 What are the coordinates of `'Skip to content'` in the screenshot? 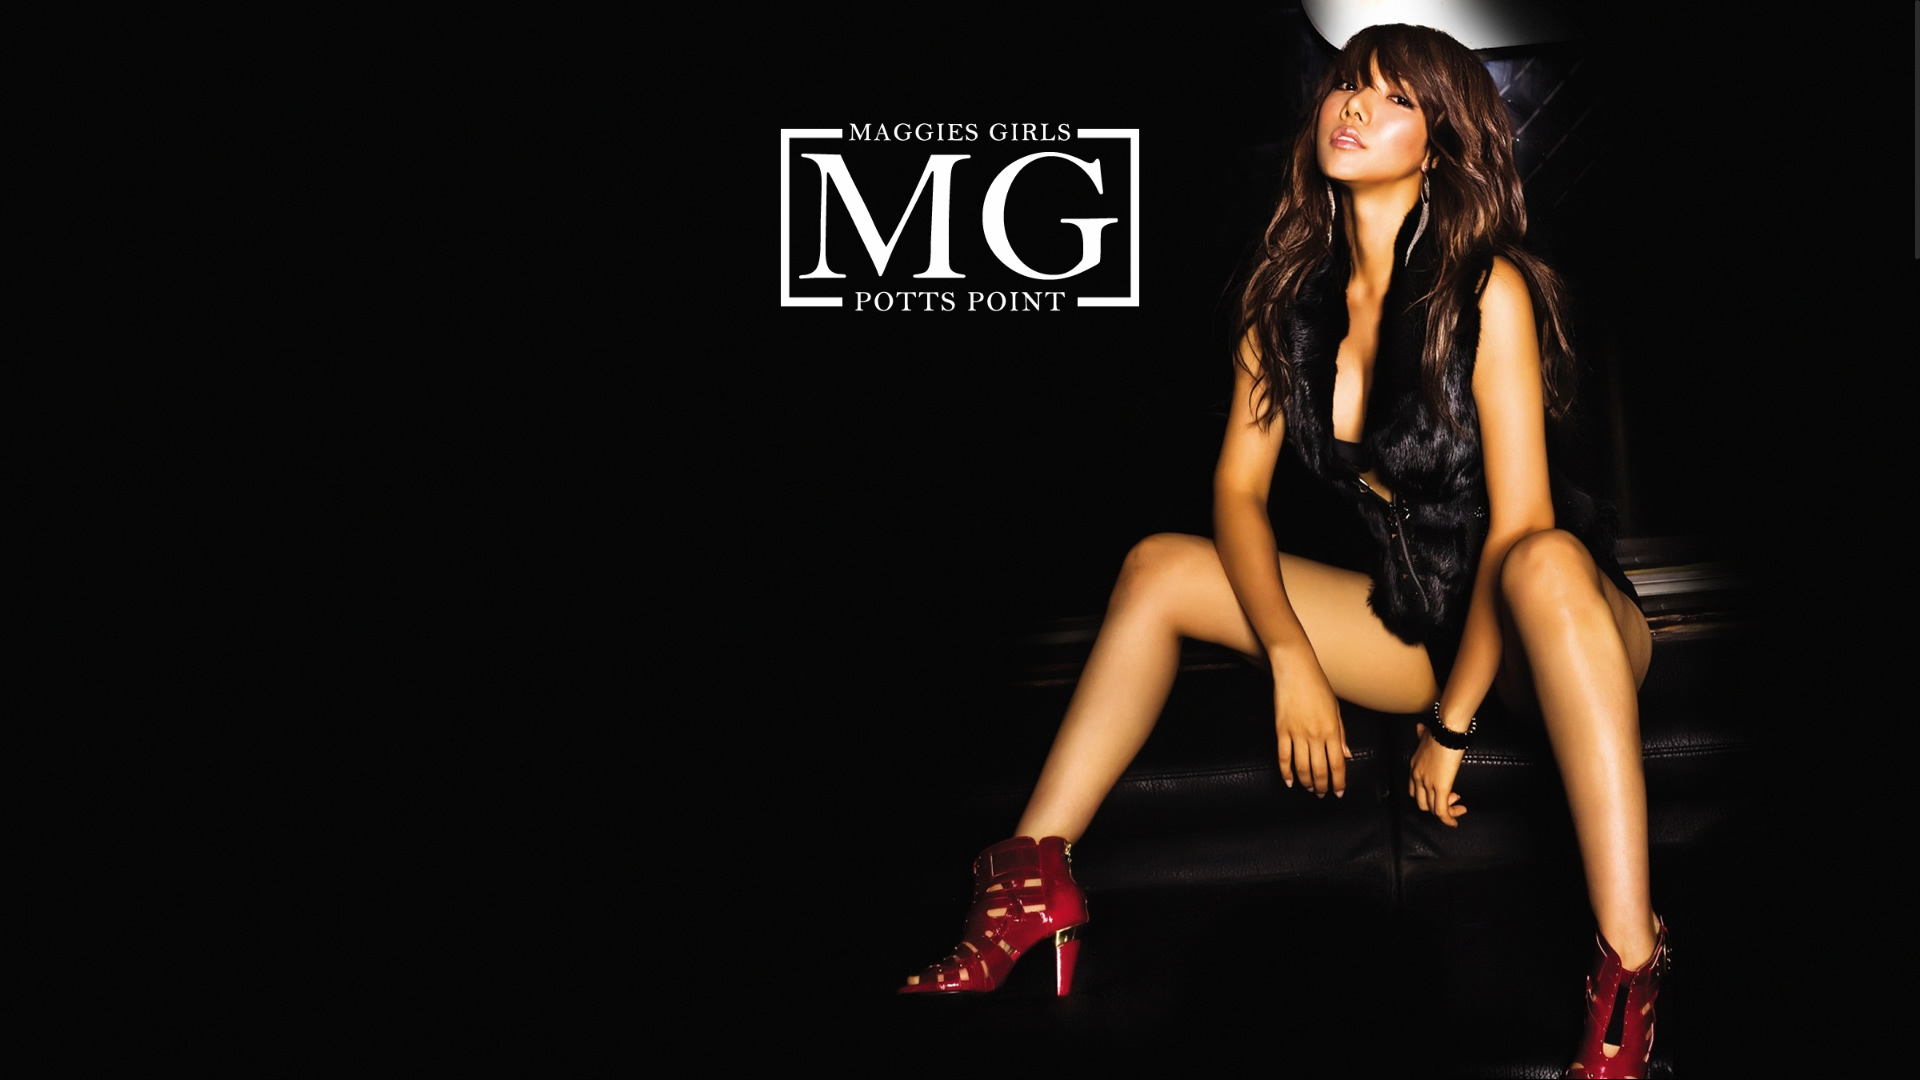 It's located at (0, 0).